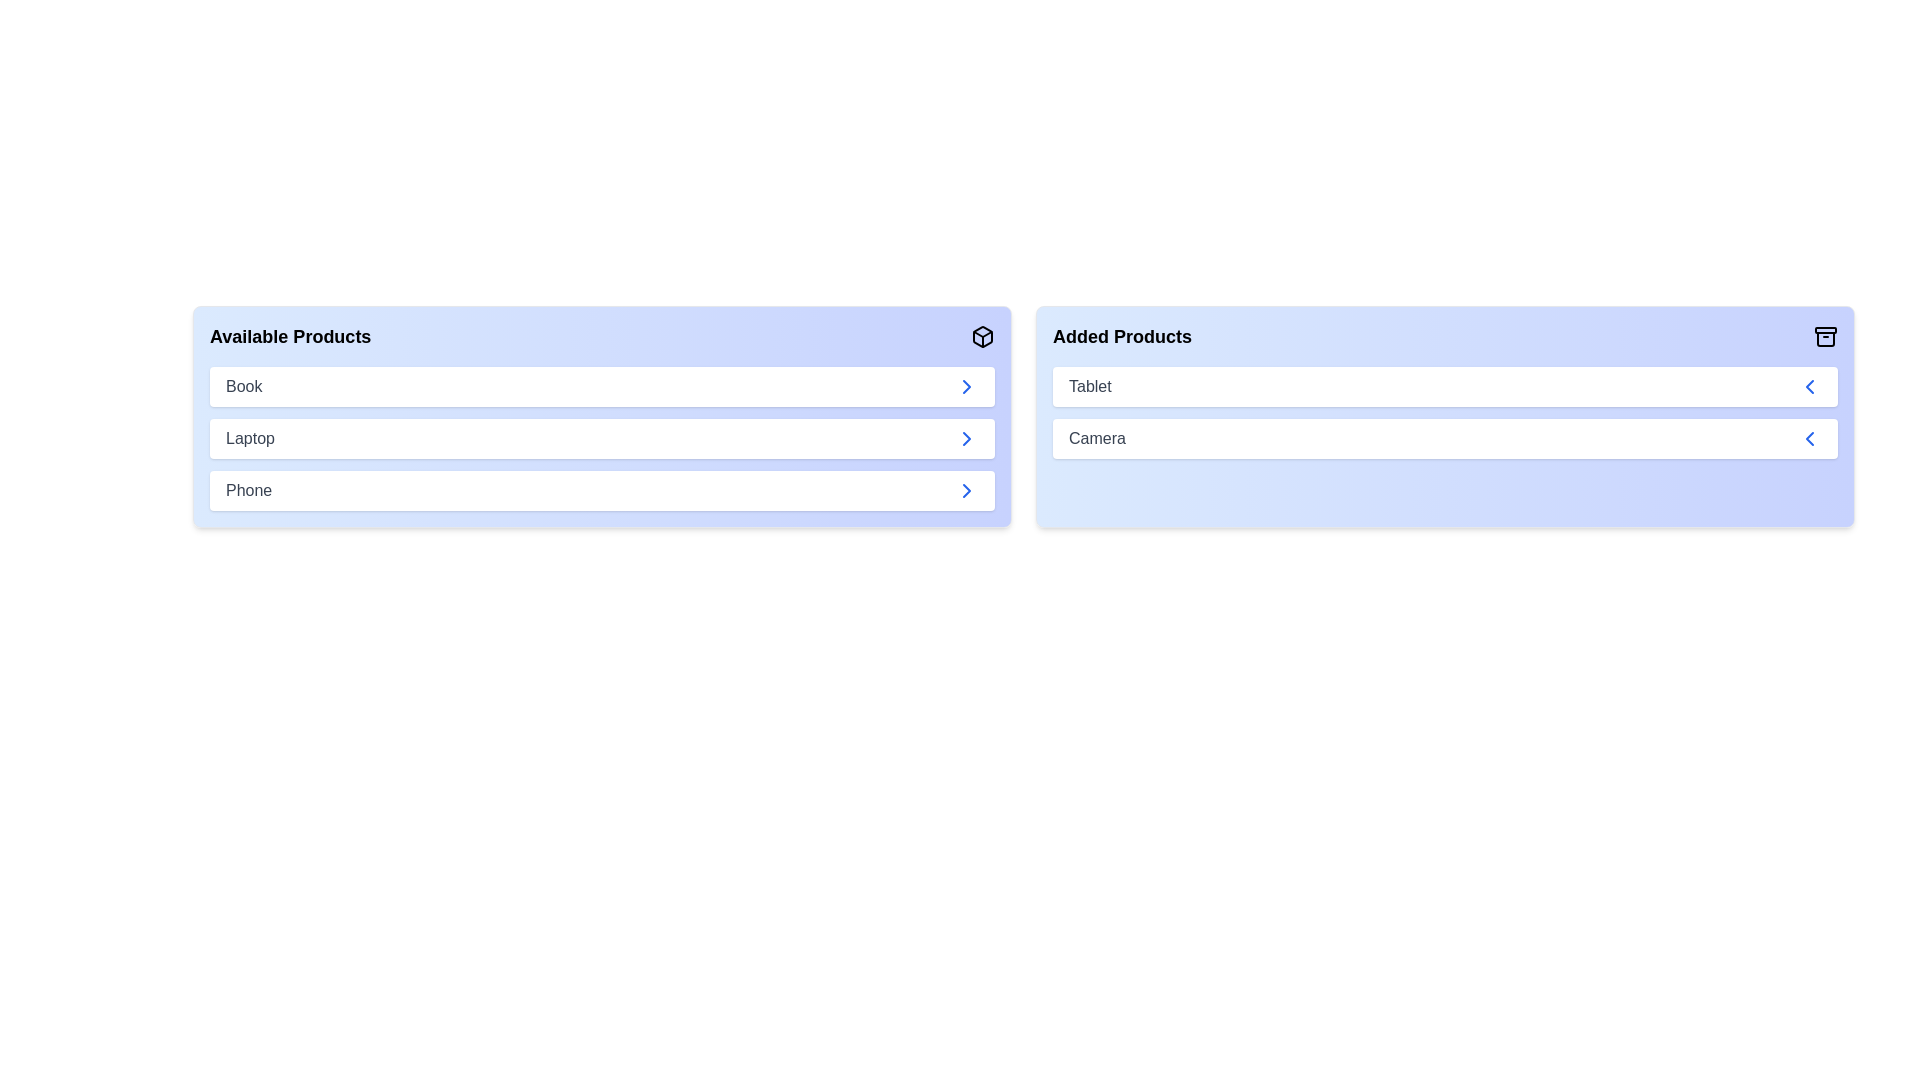 Image resolution: width=1920 pixels, height=1080 pixels. Describe the element at coordinates (1809, 438) in the screenshot. I see `left arrow button next to the product 'Camera' in the 'Added Products' list to transfer it to the 'Available Products' list` at that location.